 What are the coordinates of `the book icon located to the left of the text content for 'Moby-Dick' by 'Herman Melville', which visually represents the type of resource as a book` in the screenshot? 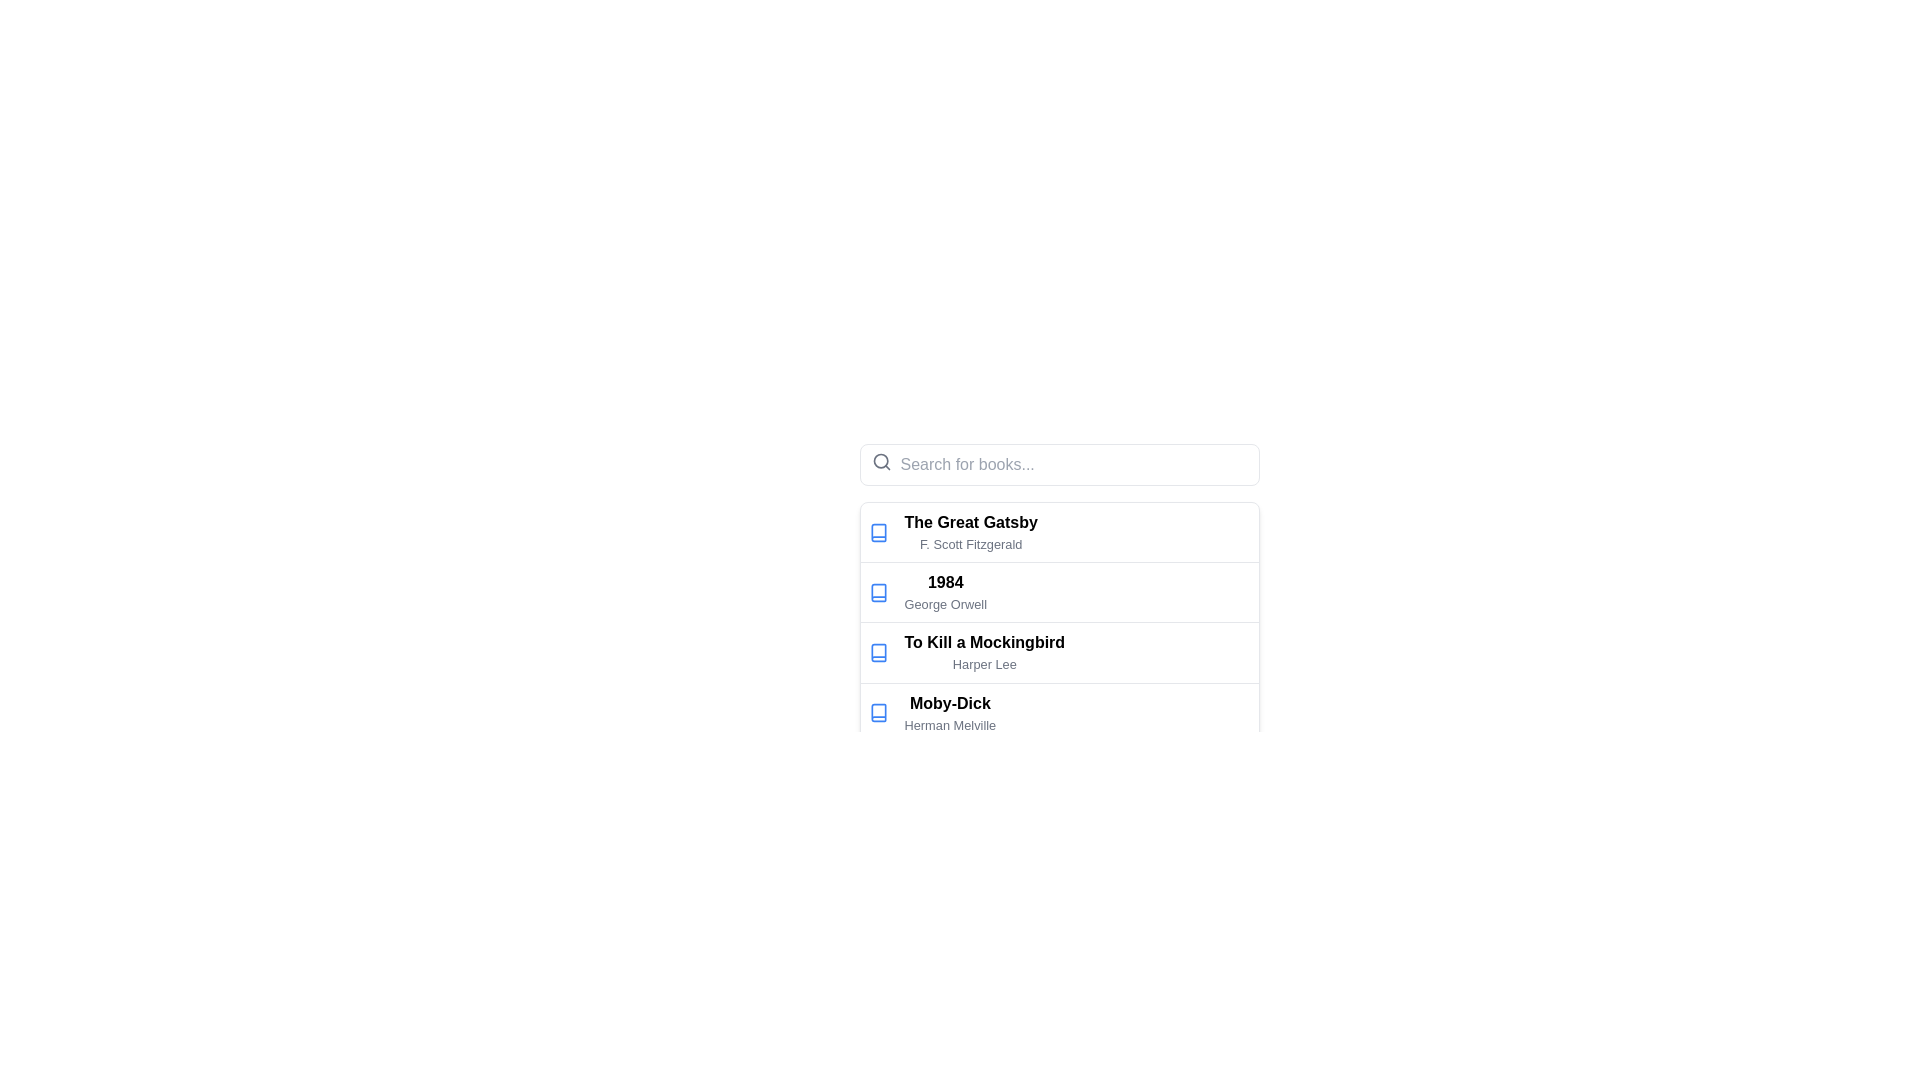 It's located at (878, 712).